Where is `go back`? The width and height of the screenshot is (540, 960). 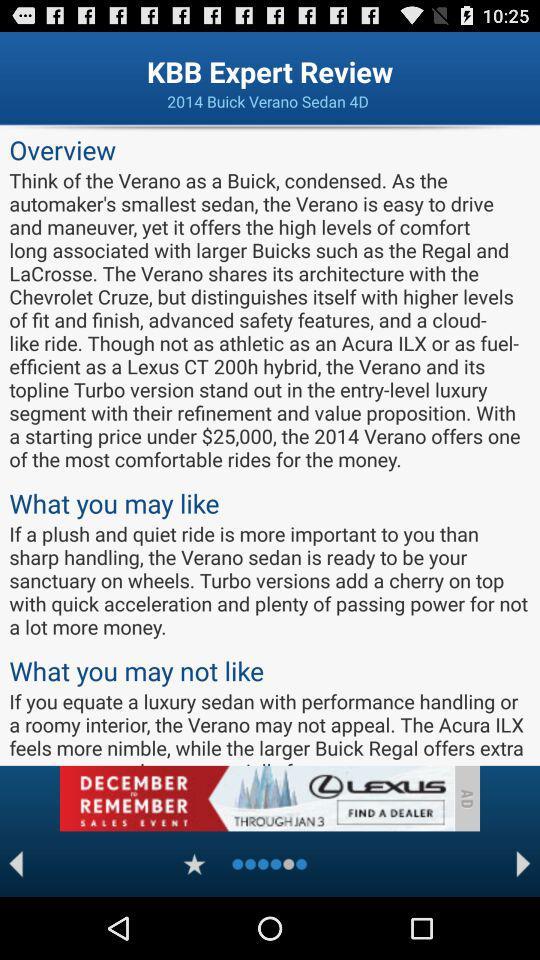
go back is located at coordinates (15, 863).